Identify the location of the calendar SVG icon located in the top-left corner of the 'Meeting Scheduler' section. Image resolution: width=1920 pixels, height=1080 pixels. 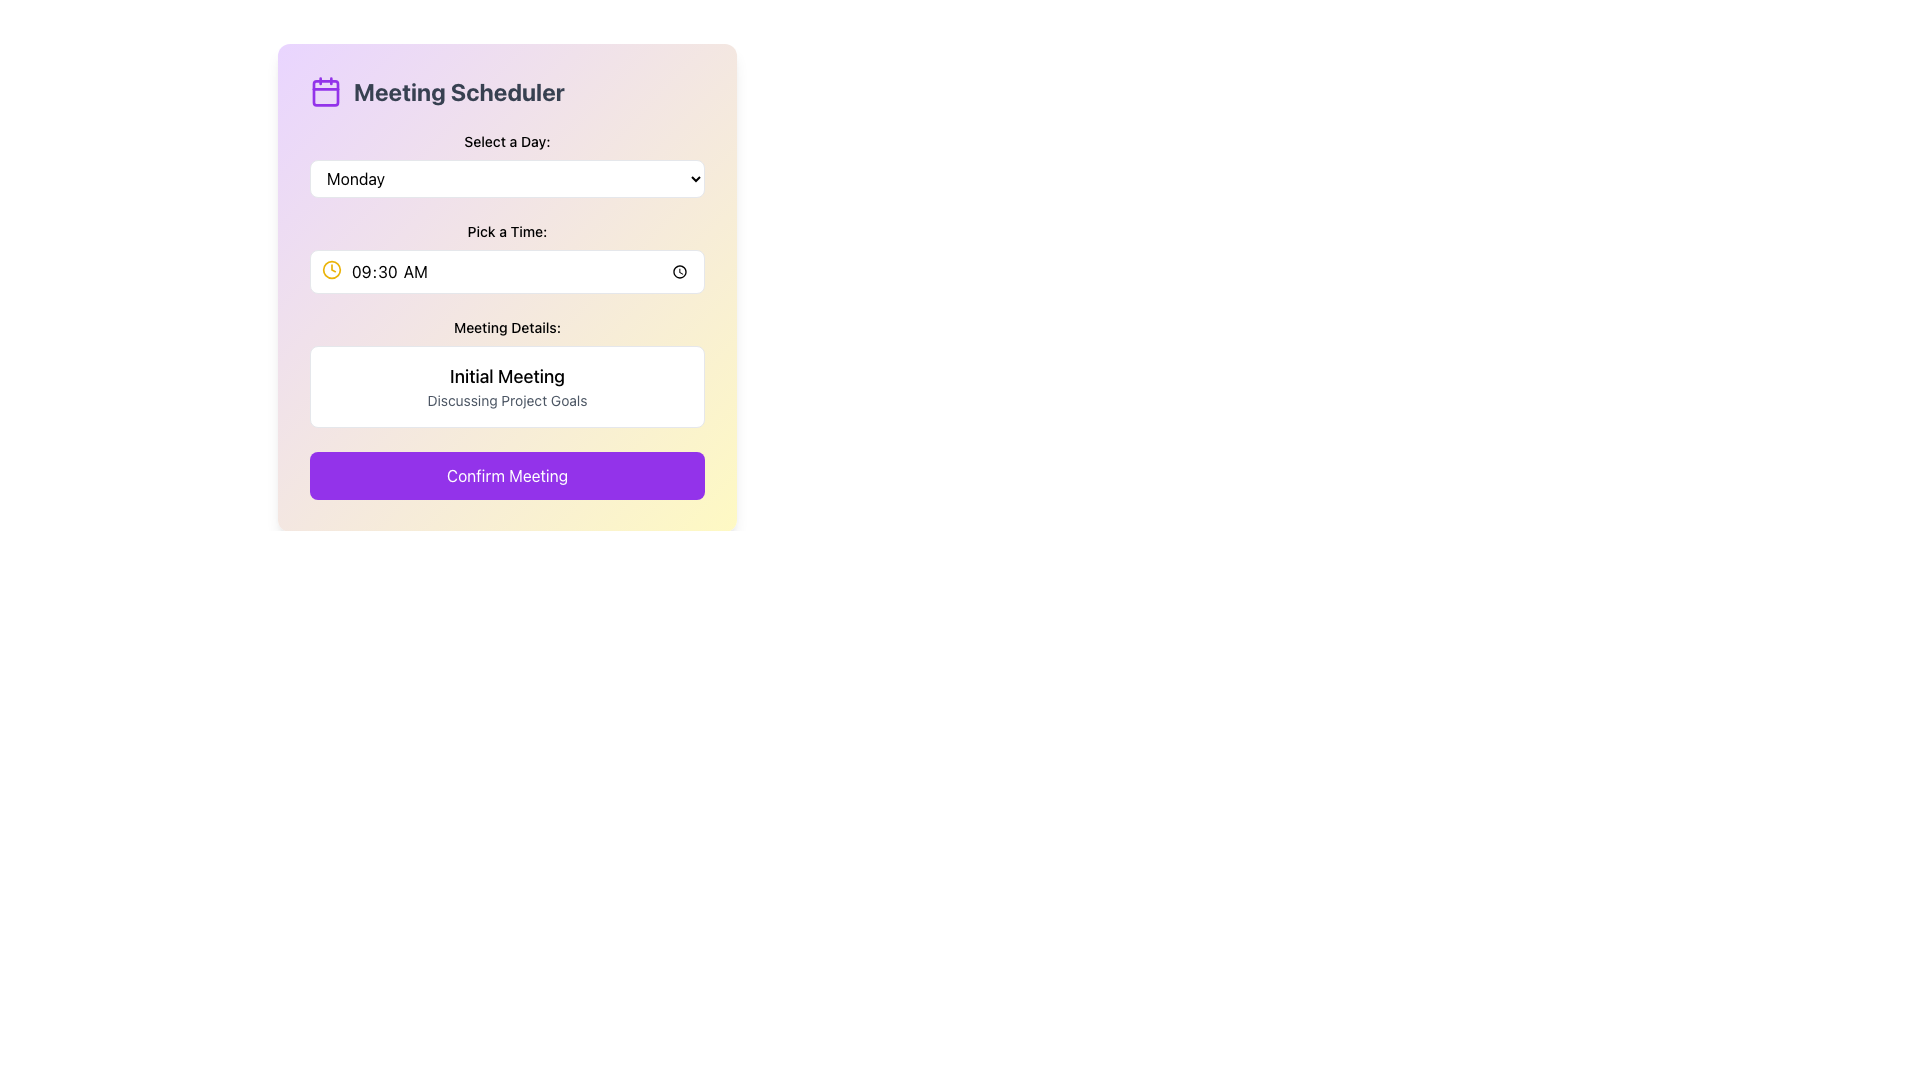
(326, 92).